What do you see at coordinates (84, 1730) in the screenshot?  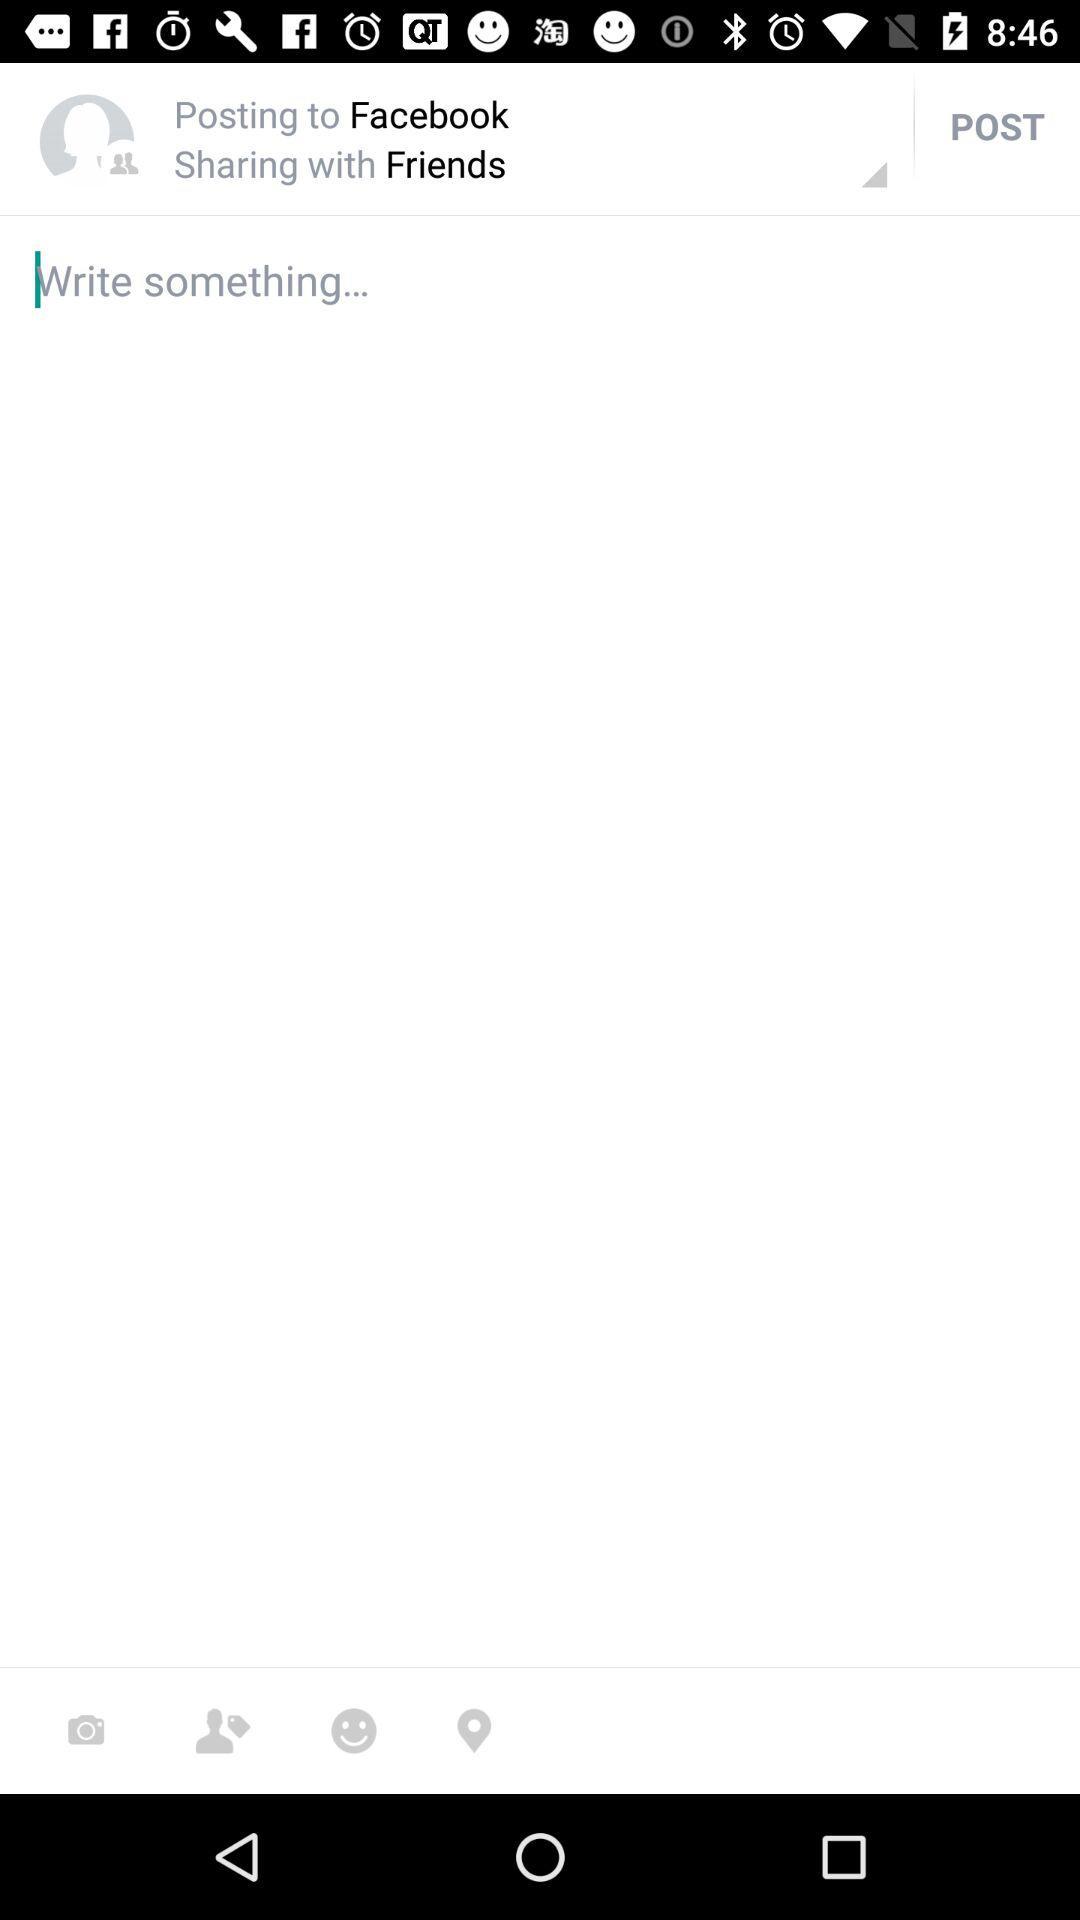 I see `the photo icon` at bounding box center [84, 1730].